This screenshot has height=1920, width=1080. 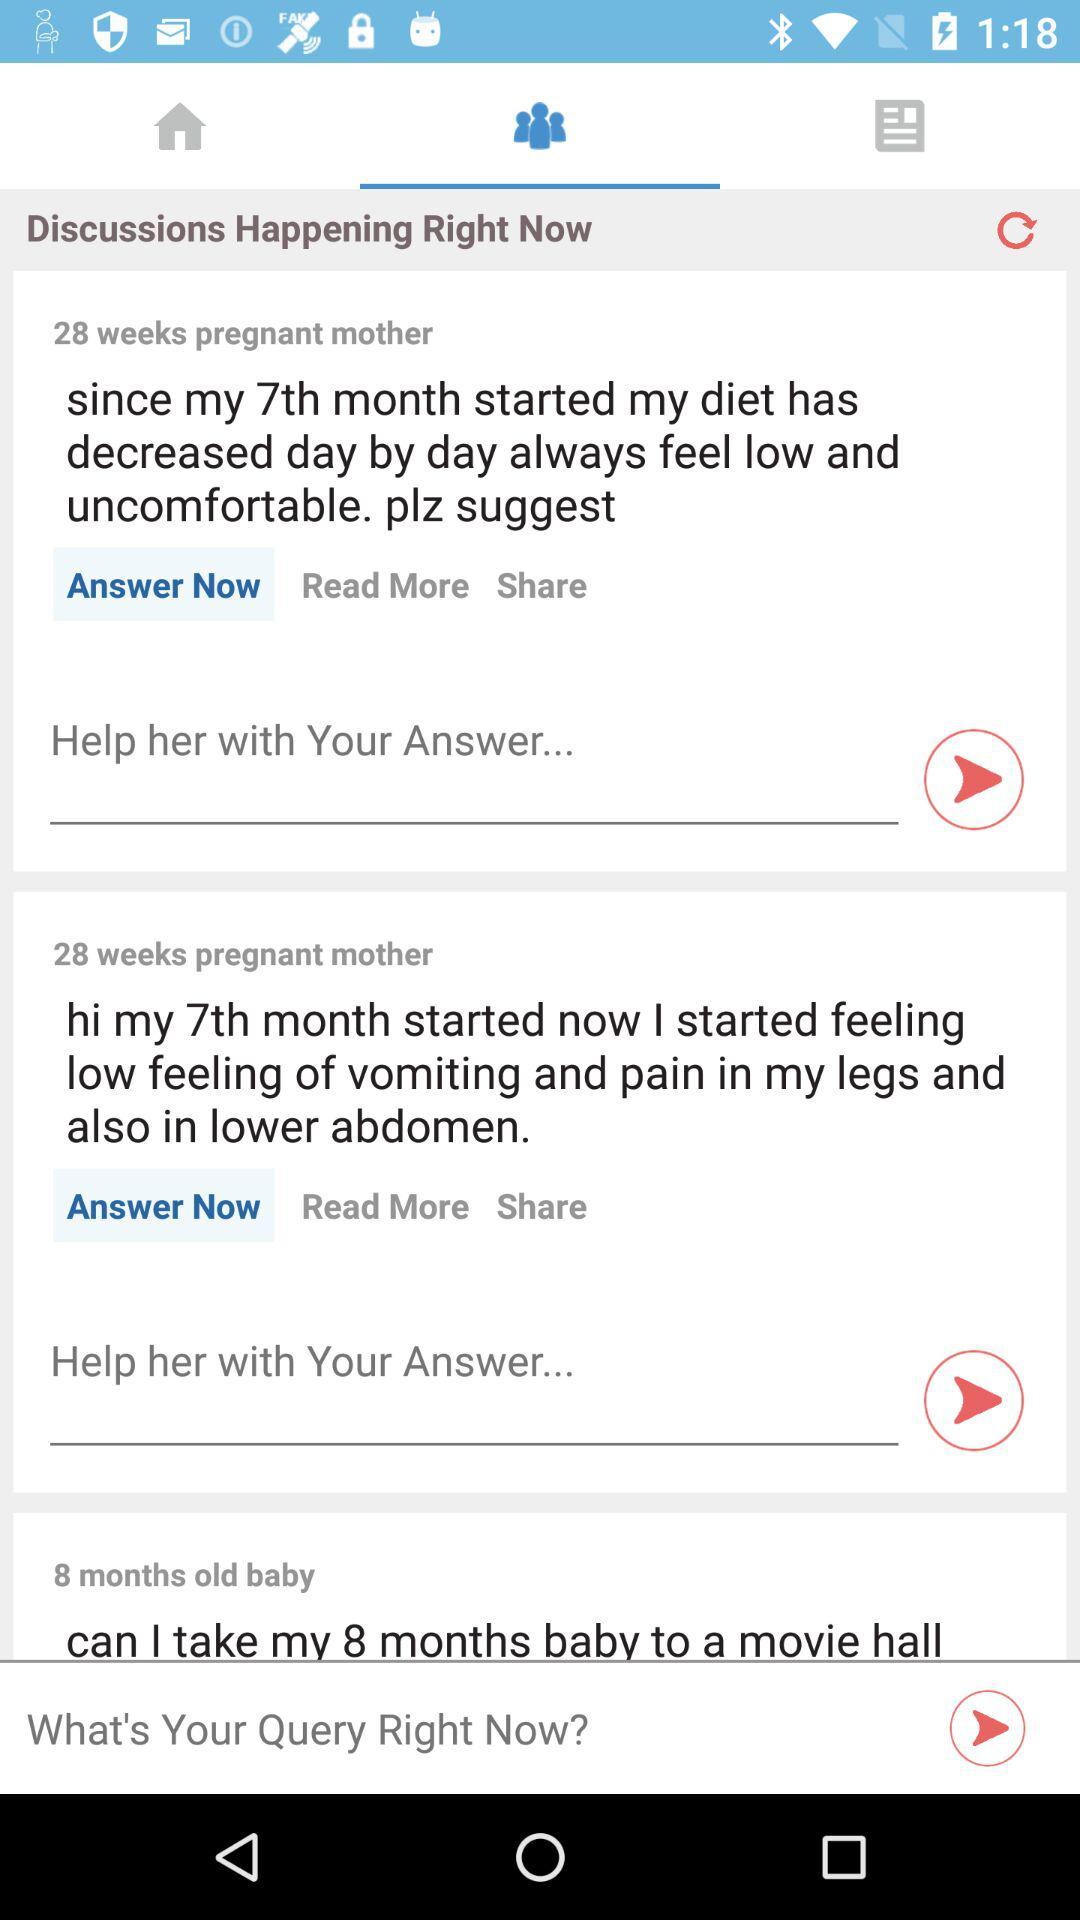 What do you see at coordinates (743, 930) in the screenshot?
I see `the item next to 28 weeks pregnant icon` at bounding box center [743, 930].